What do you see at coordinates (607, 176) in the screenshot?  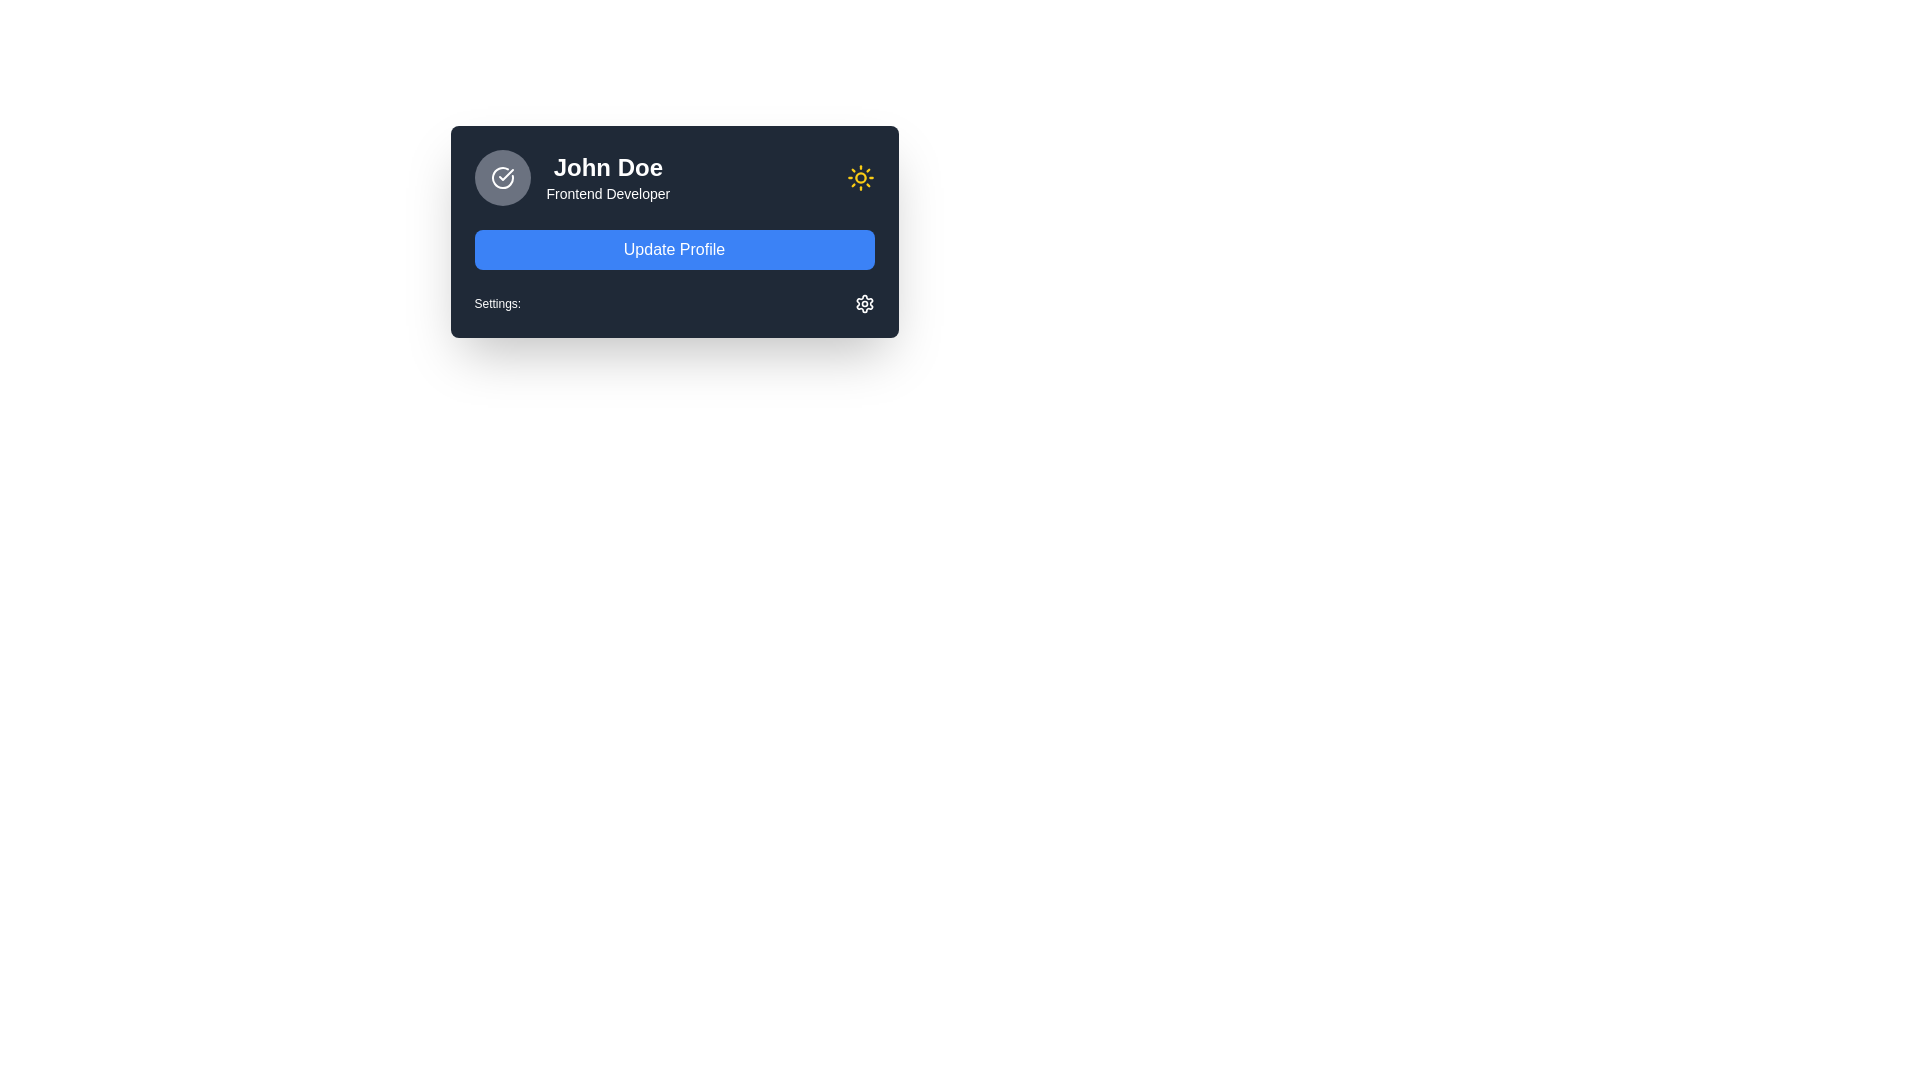 I see `the Text display component that contains the text 'John Doe' in bold, above 'Frontend Developer', positioned towards the top-center of the card-like interface` at bounding box center [607, 176].